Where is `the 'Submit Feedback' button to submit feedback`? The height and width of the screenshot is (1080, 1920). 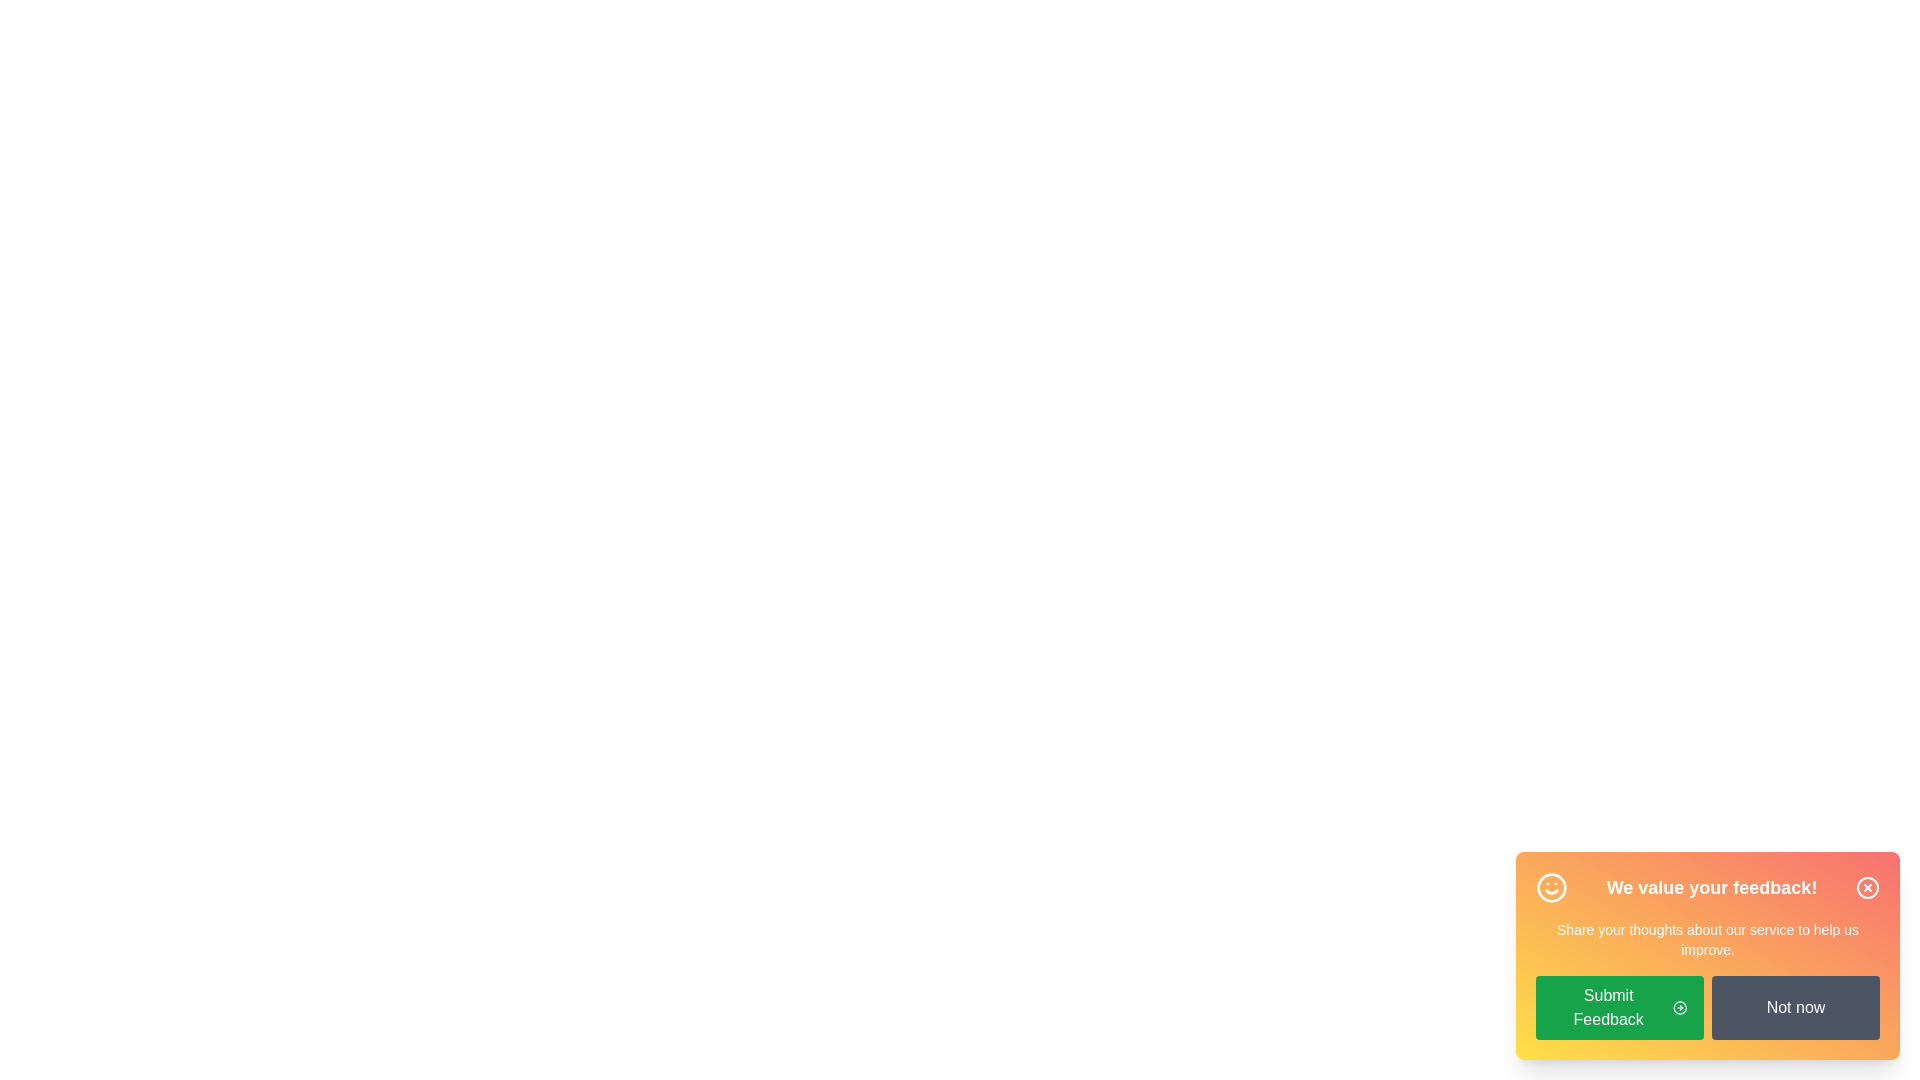
the 'Submit Feedback' button to submit feedback is located at coordinates (1620, 1007).